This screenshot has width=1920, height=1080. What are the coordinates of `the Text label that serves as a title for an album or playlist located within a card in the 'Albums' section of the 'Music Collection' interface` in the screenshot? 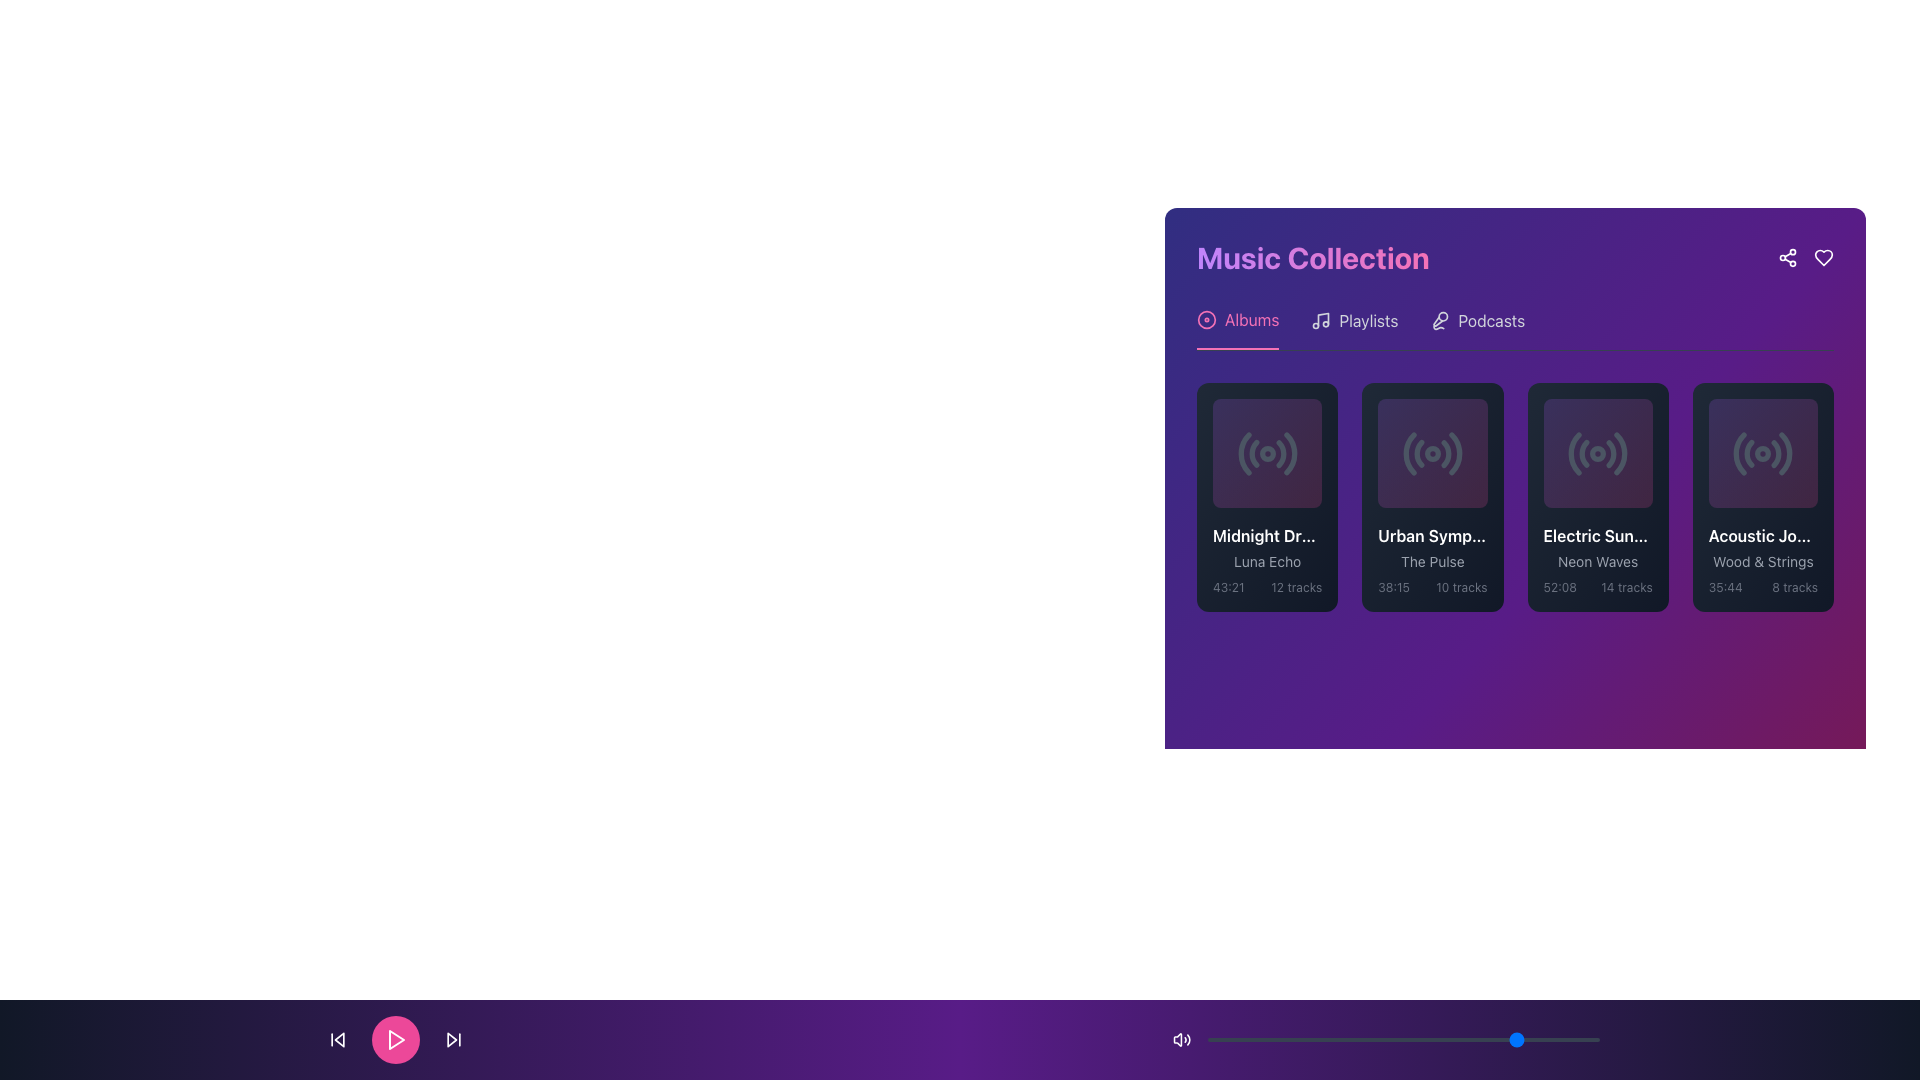 It's located at (1597, 535).